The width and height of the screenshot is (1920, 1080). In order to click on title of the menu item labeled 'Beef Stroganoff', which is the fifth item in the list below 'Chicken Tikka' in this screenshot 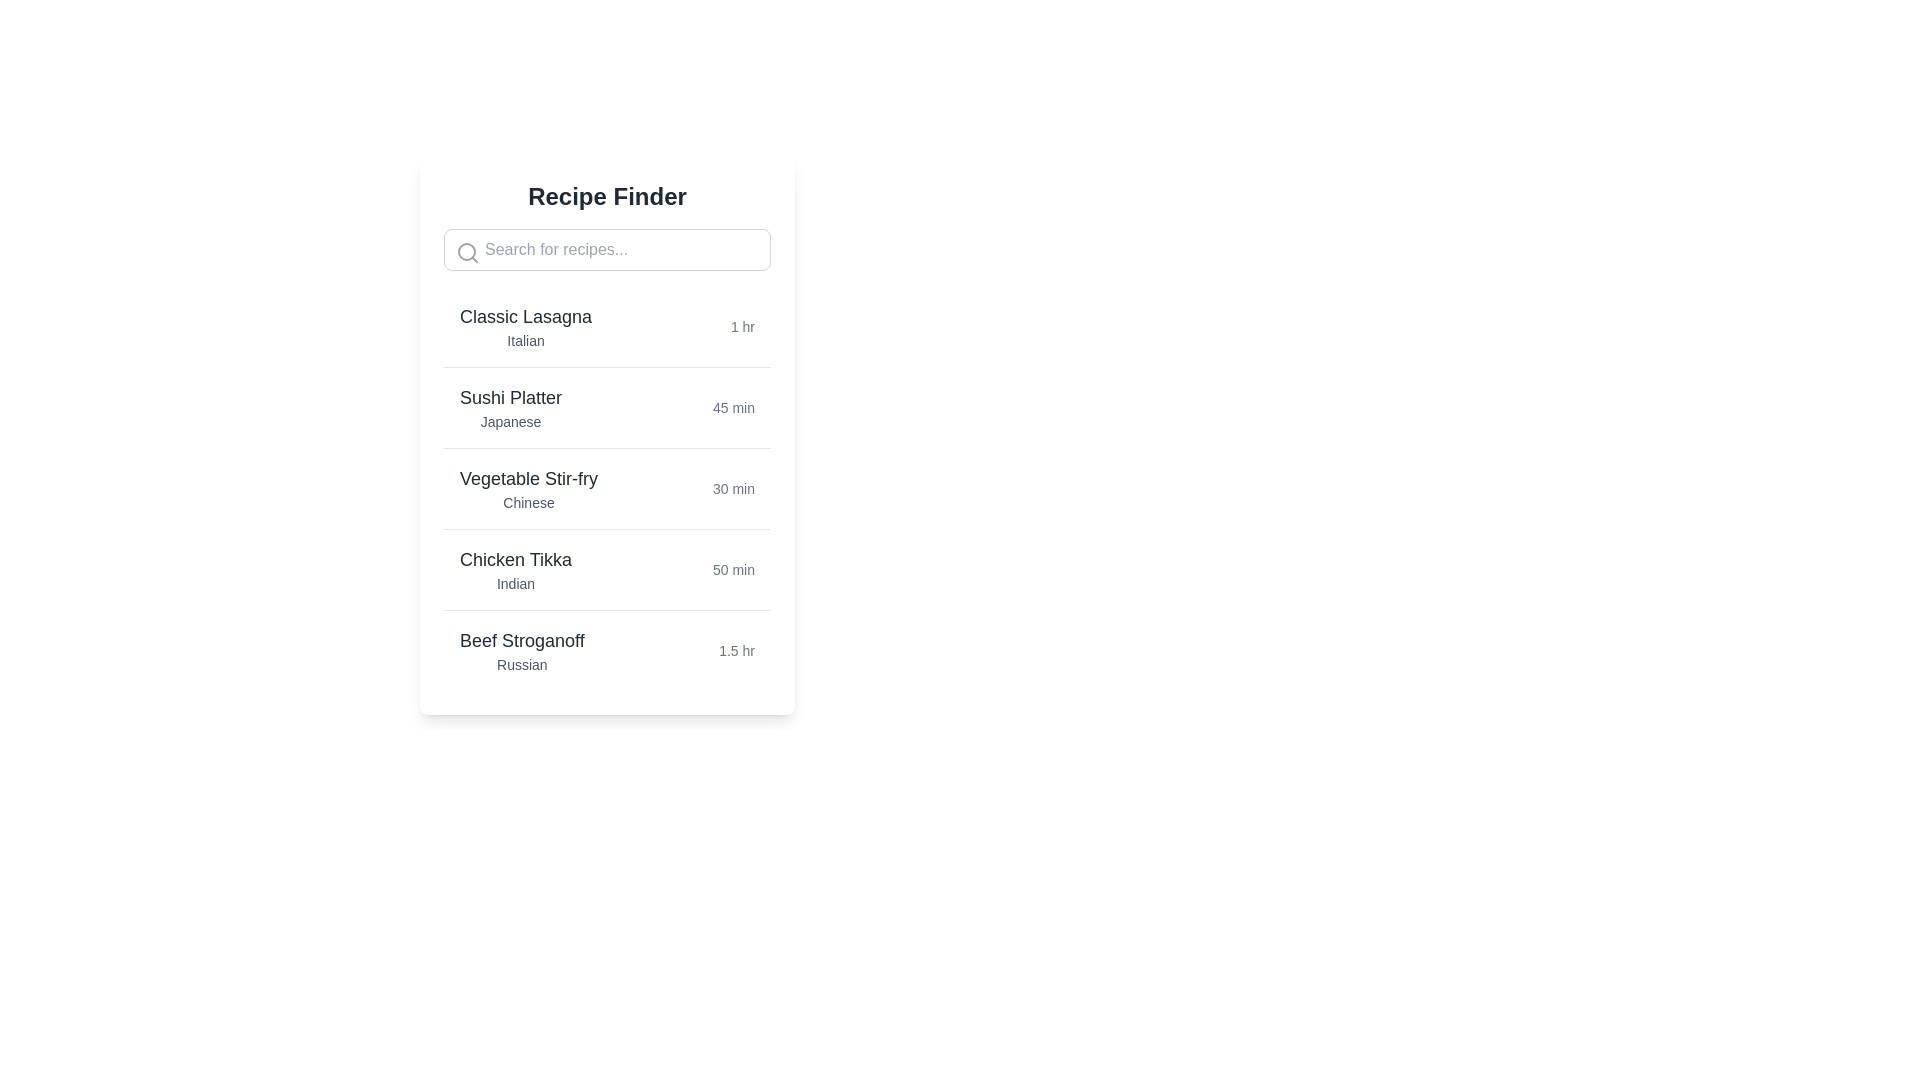, I will do `click(522, 651)`.